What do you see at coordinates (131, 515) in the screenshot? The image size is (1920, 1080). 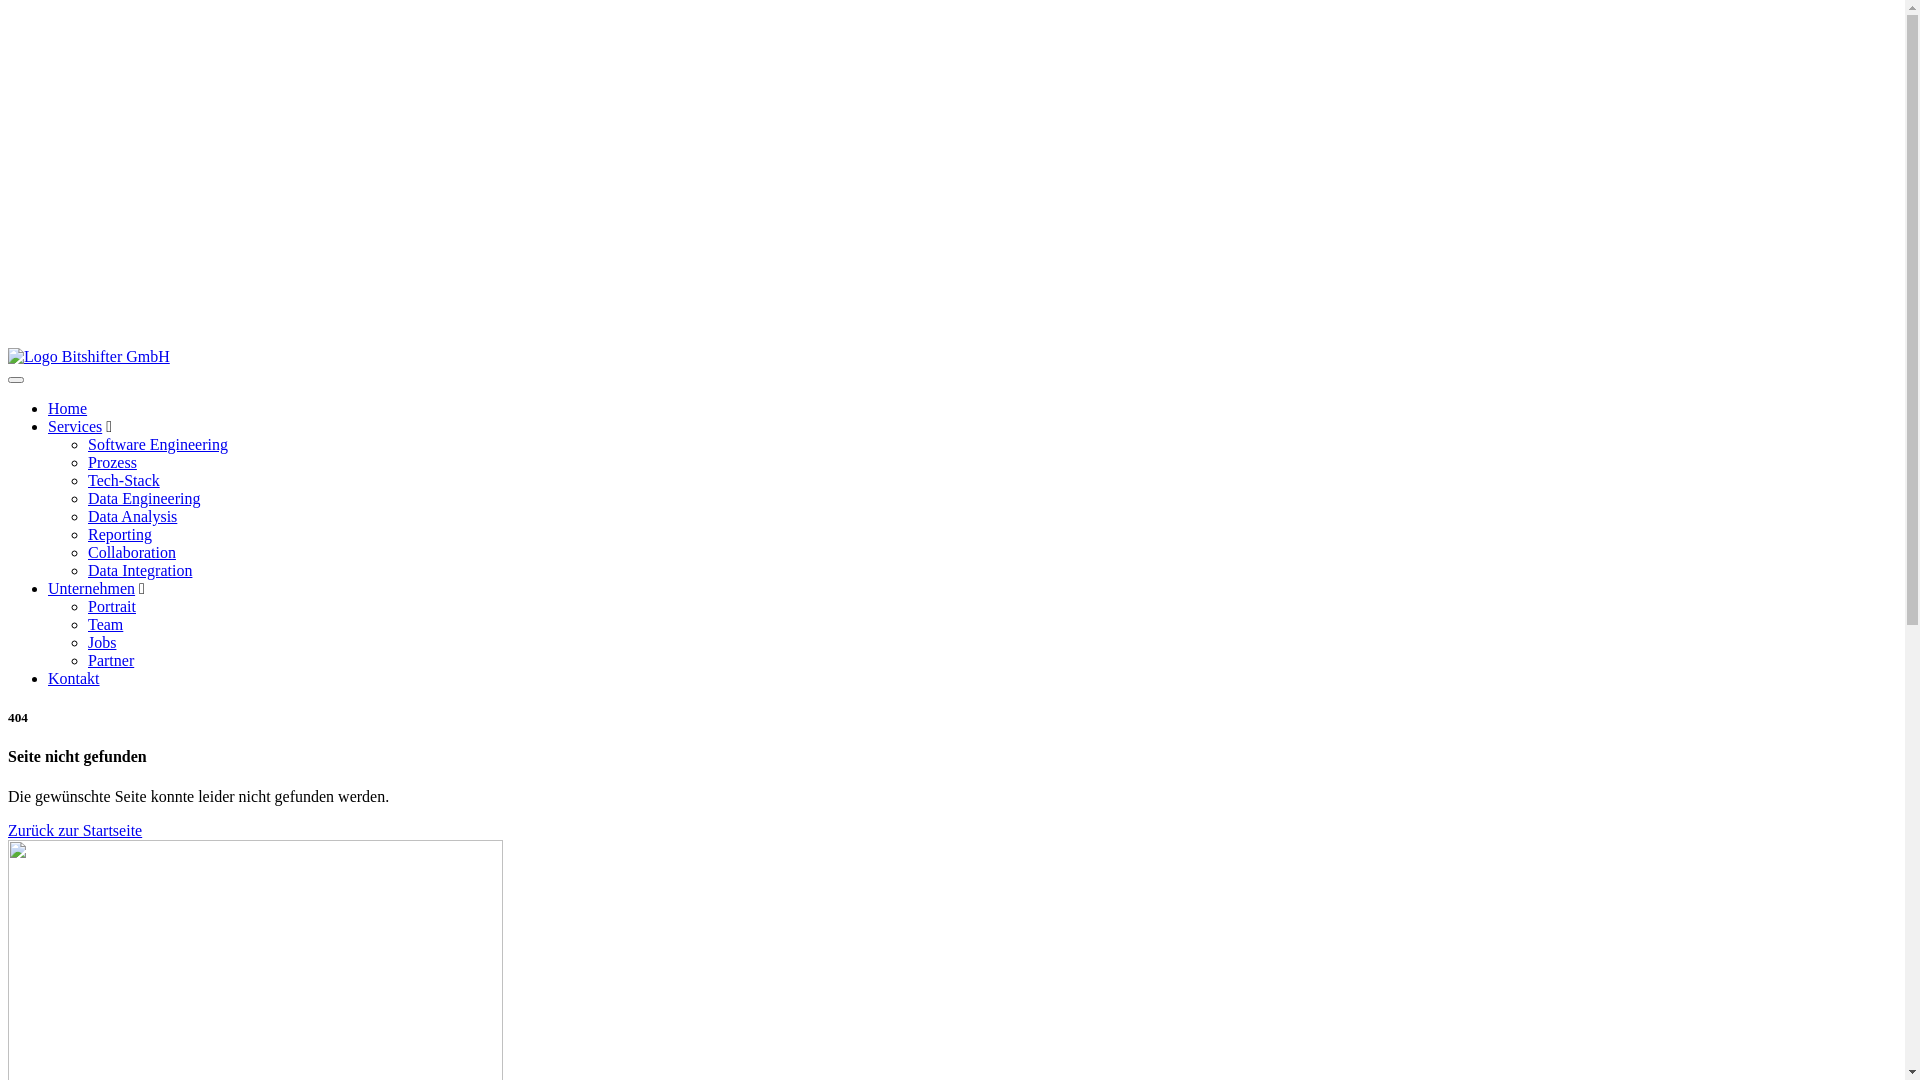 I see `'Data Analysis'` at bounding box center [131, 515].